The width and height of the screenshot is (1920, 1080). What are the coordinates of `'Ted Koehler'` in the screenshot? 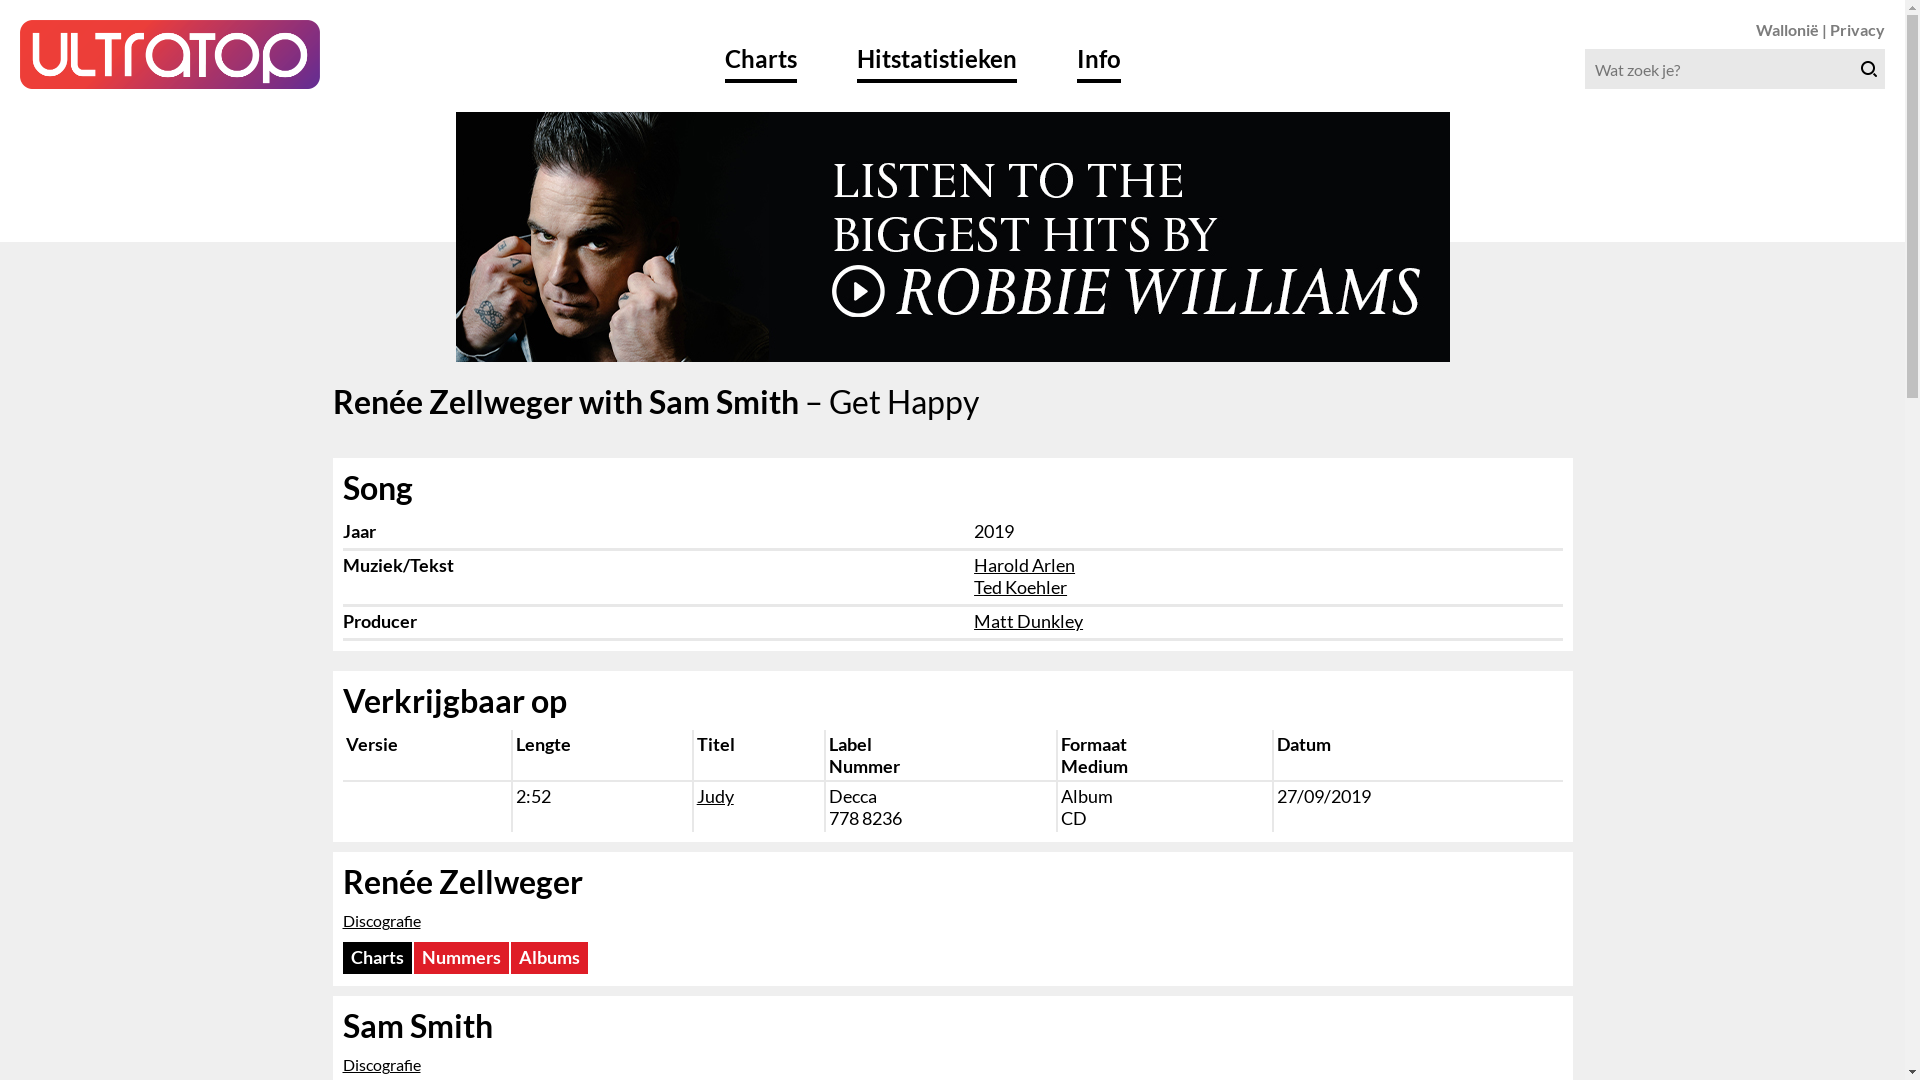 It's located at (1020, 585).